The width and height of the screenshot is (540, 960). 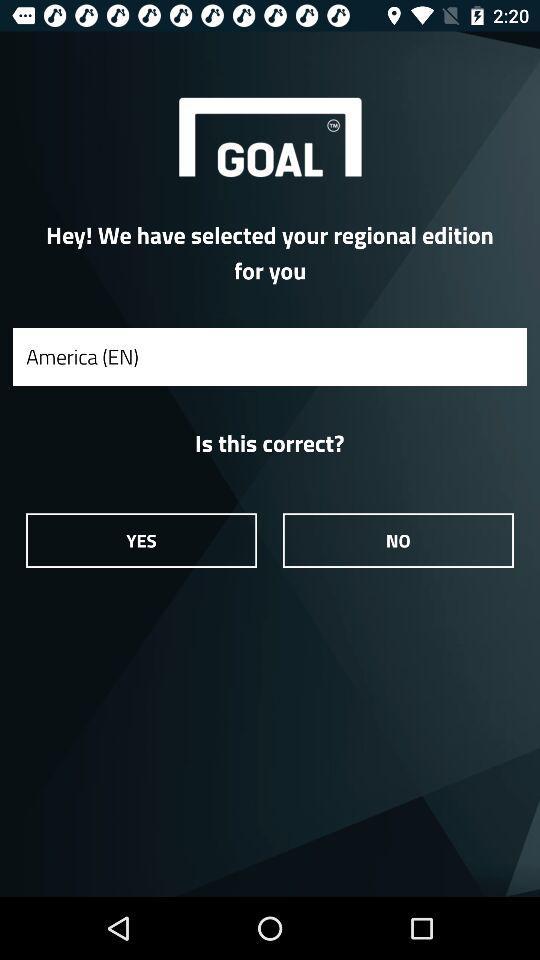 I want to click on the item next to the no item, so click(x=140, y=539).